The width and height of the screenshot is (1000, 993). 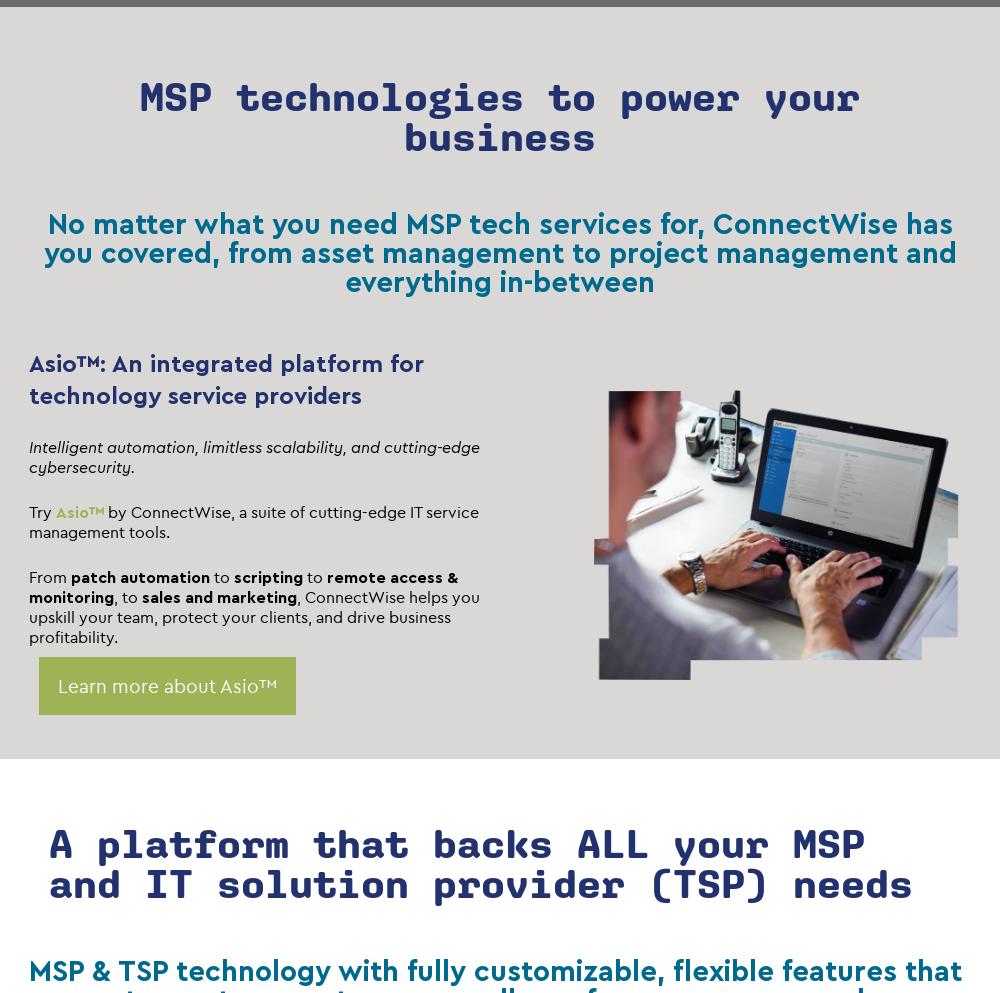 I want to click on 'MSP technologies to power your business', so click(x=140, y=116).